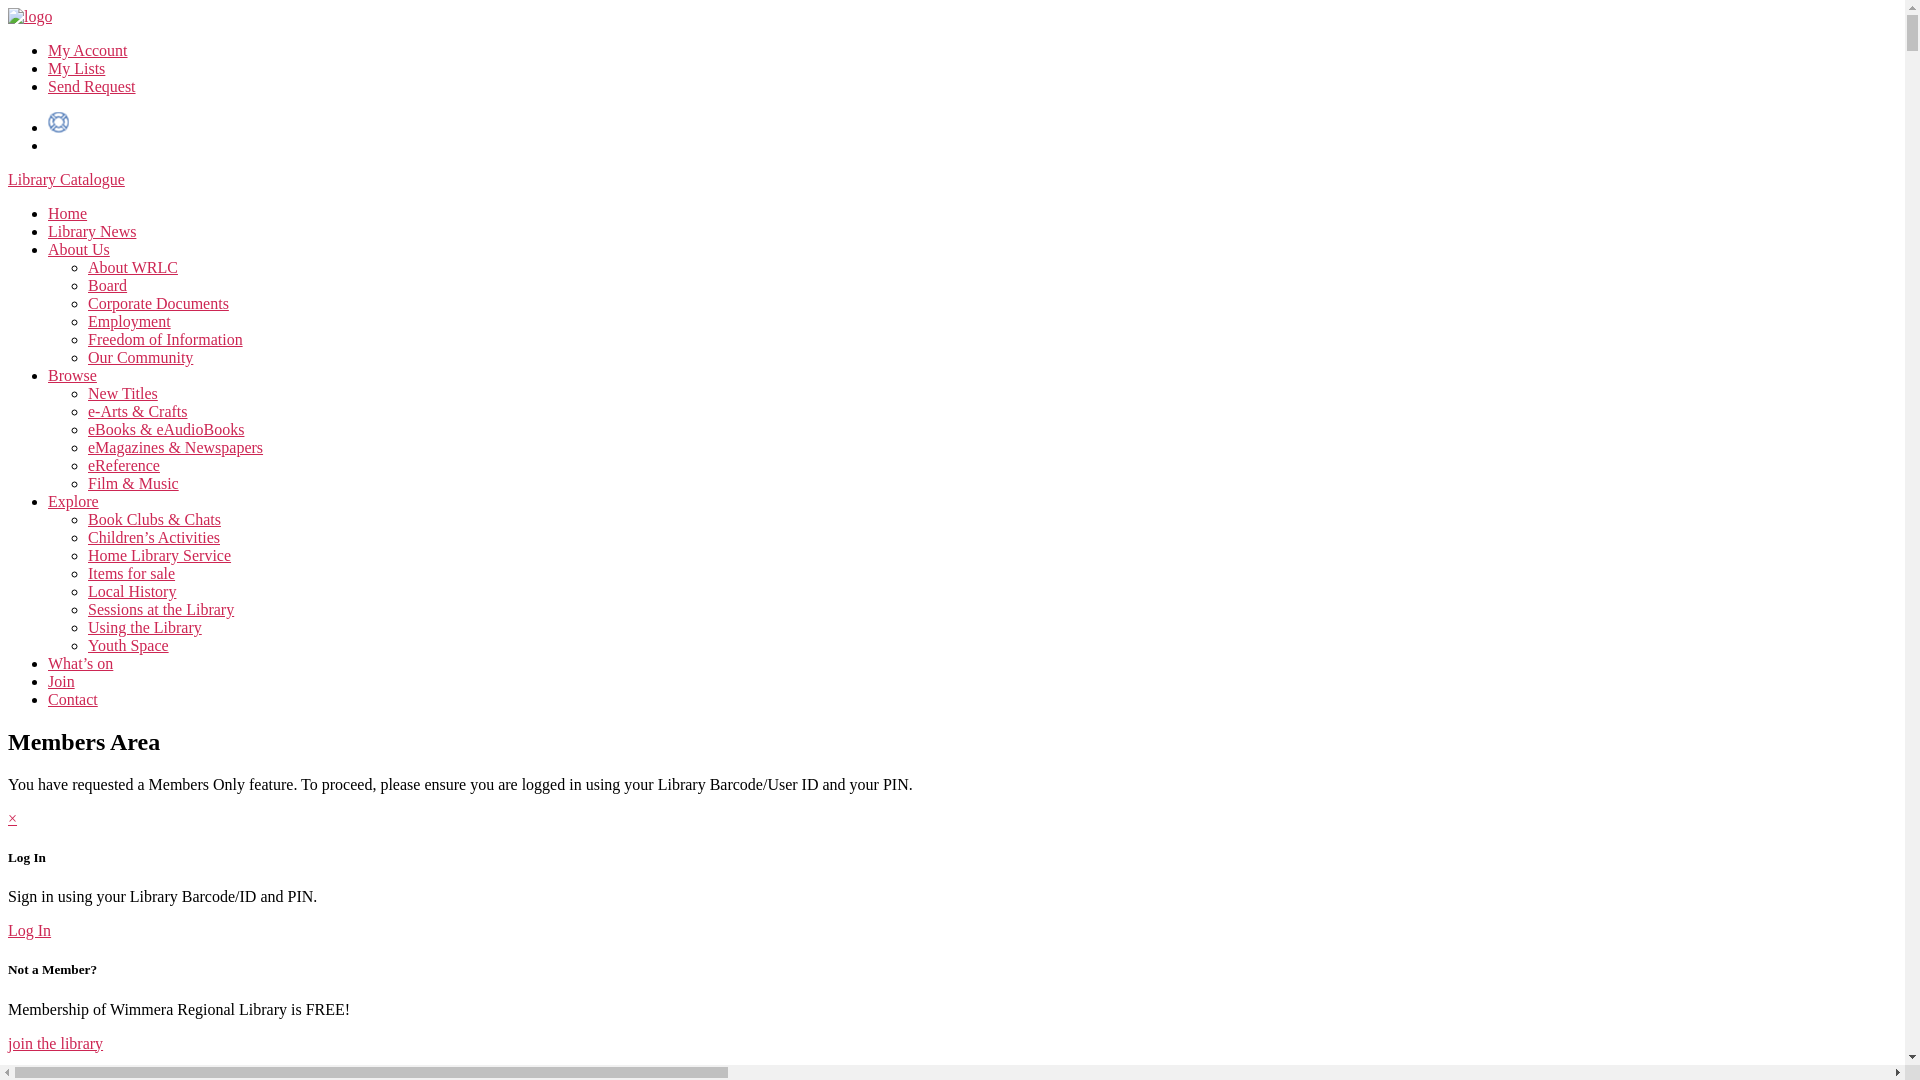 The height and width of the screenshot is (1080, 1920). Describe the element at coordinates (8, 178) in the screenshot. I see `'Library Catalogue'` at that location.